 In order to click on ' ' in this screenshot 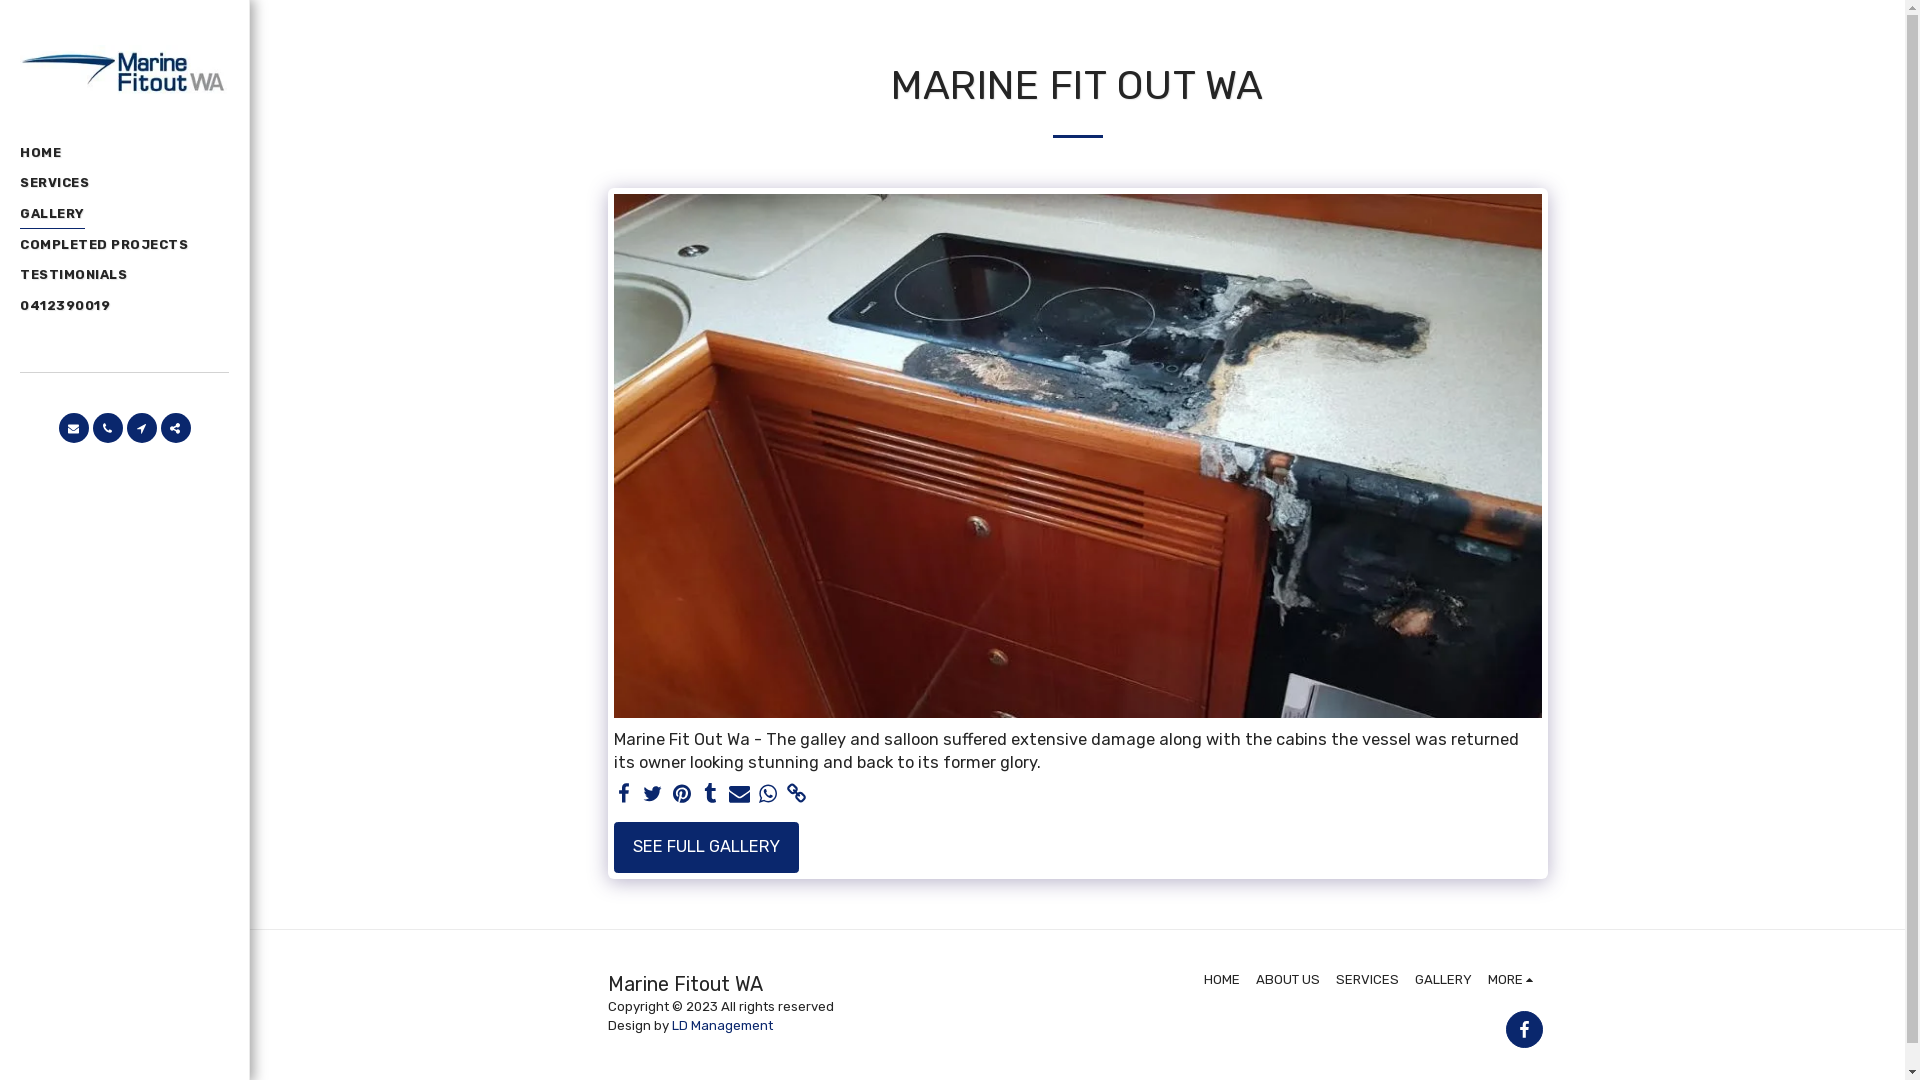, I will do `click(139, 427)`.